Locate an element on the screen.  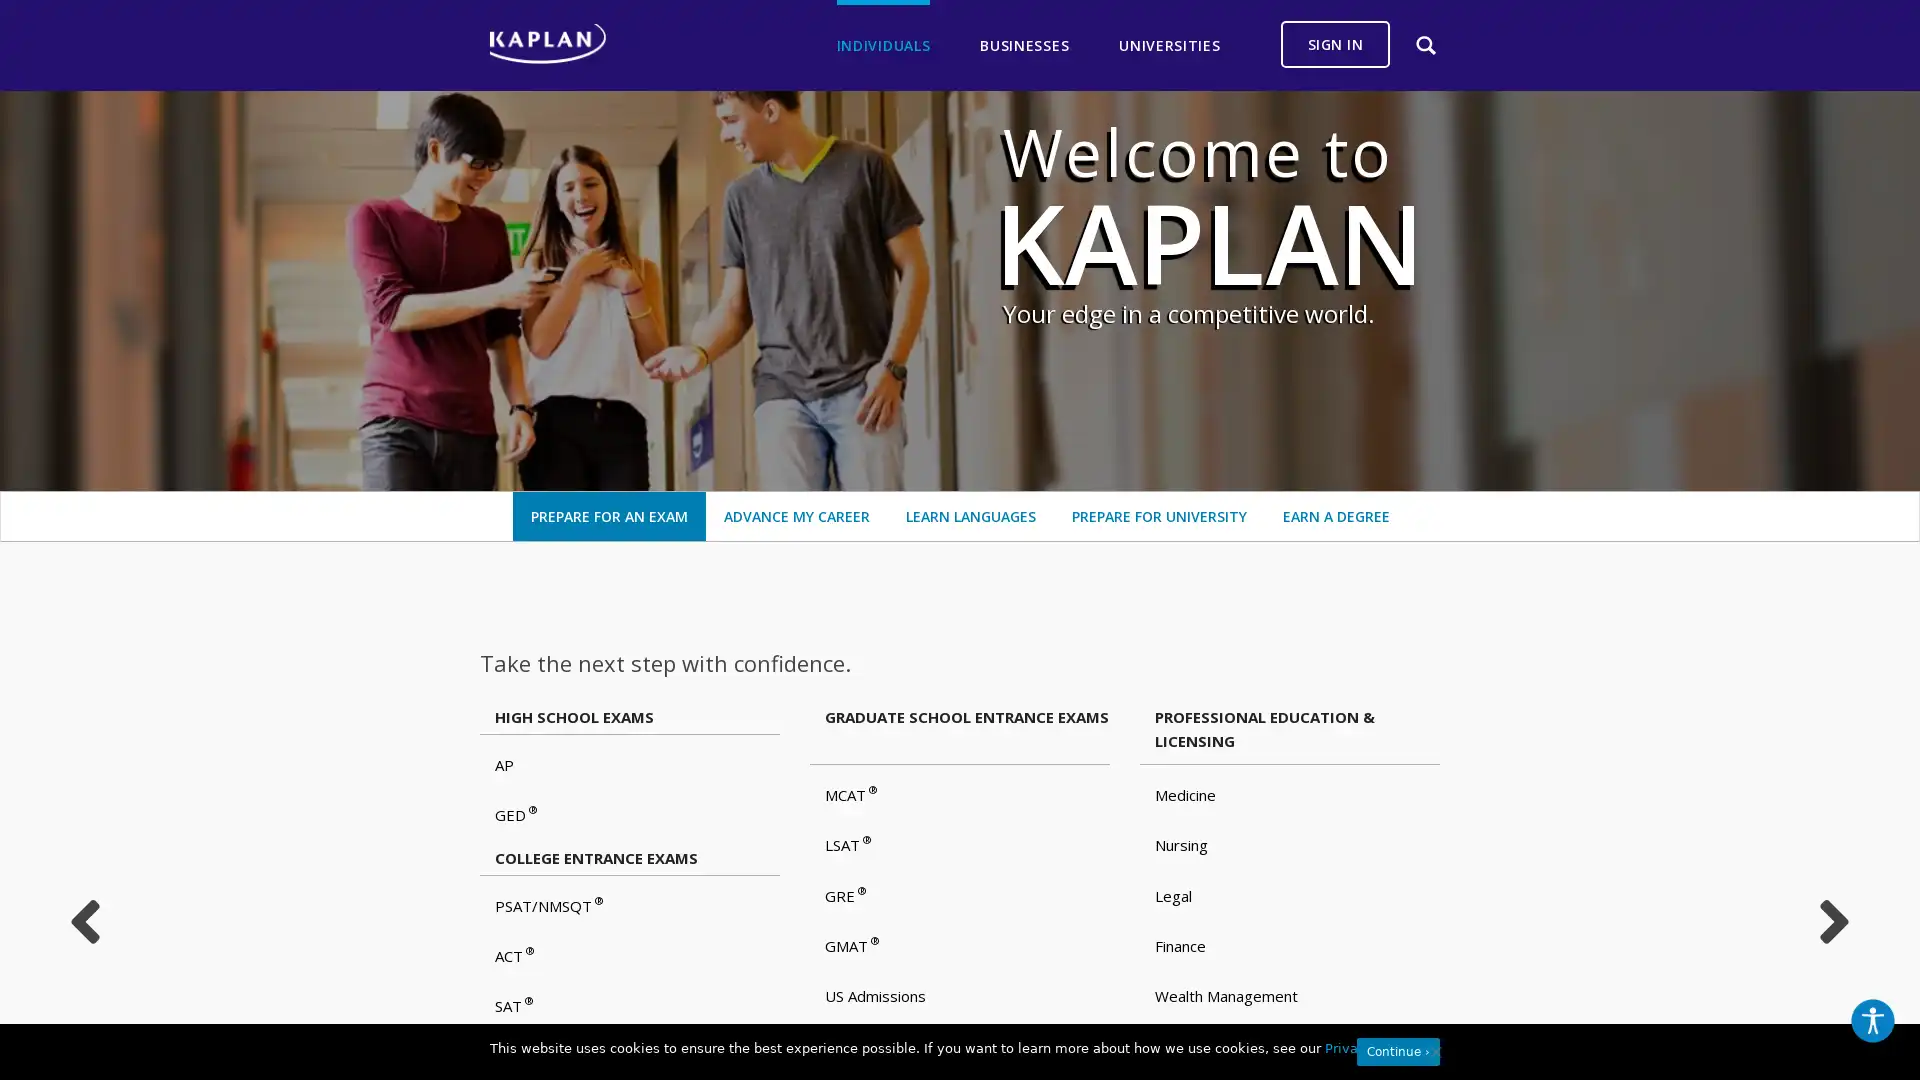
Next is located at coordinates (1834, 921).